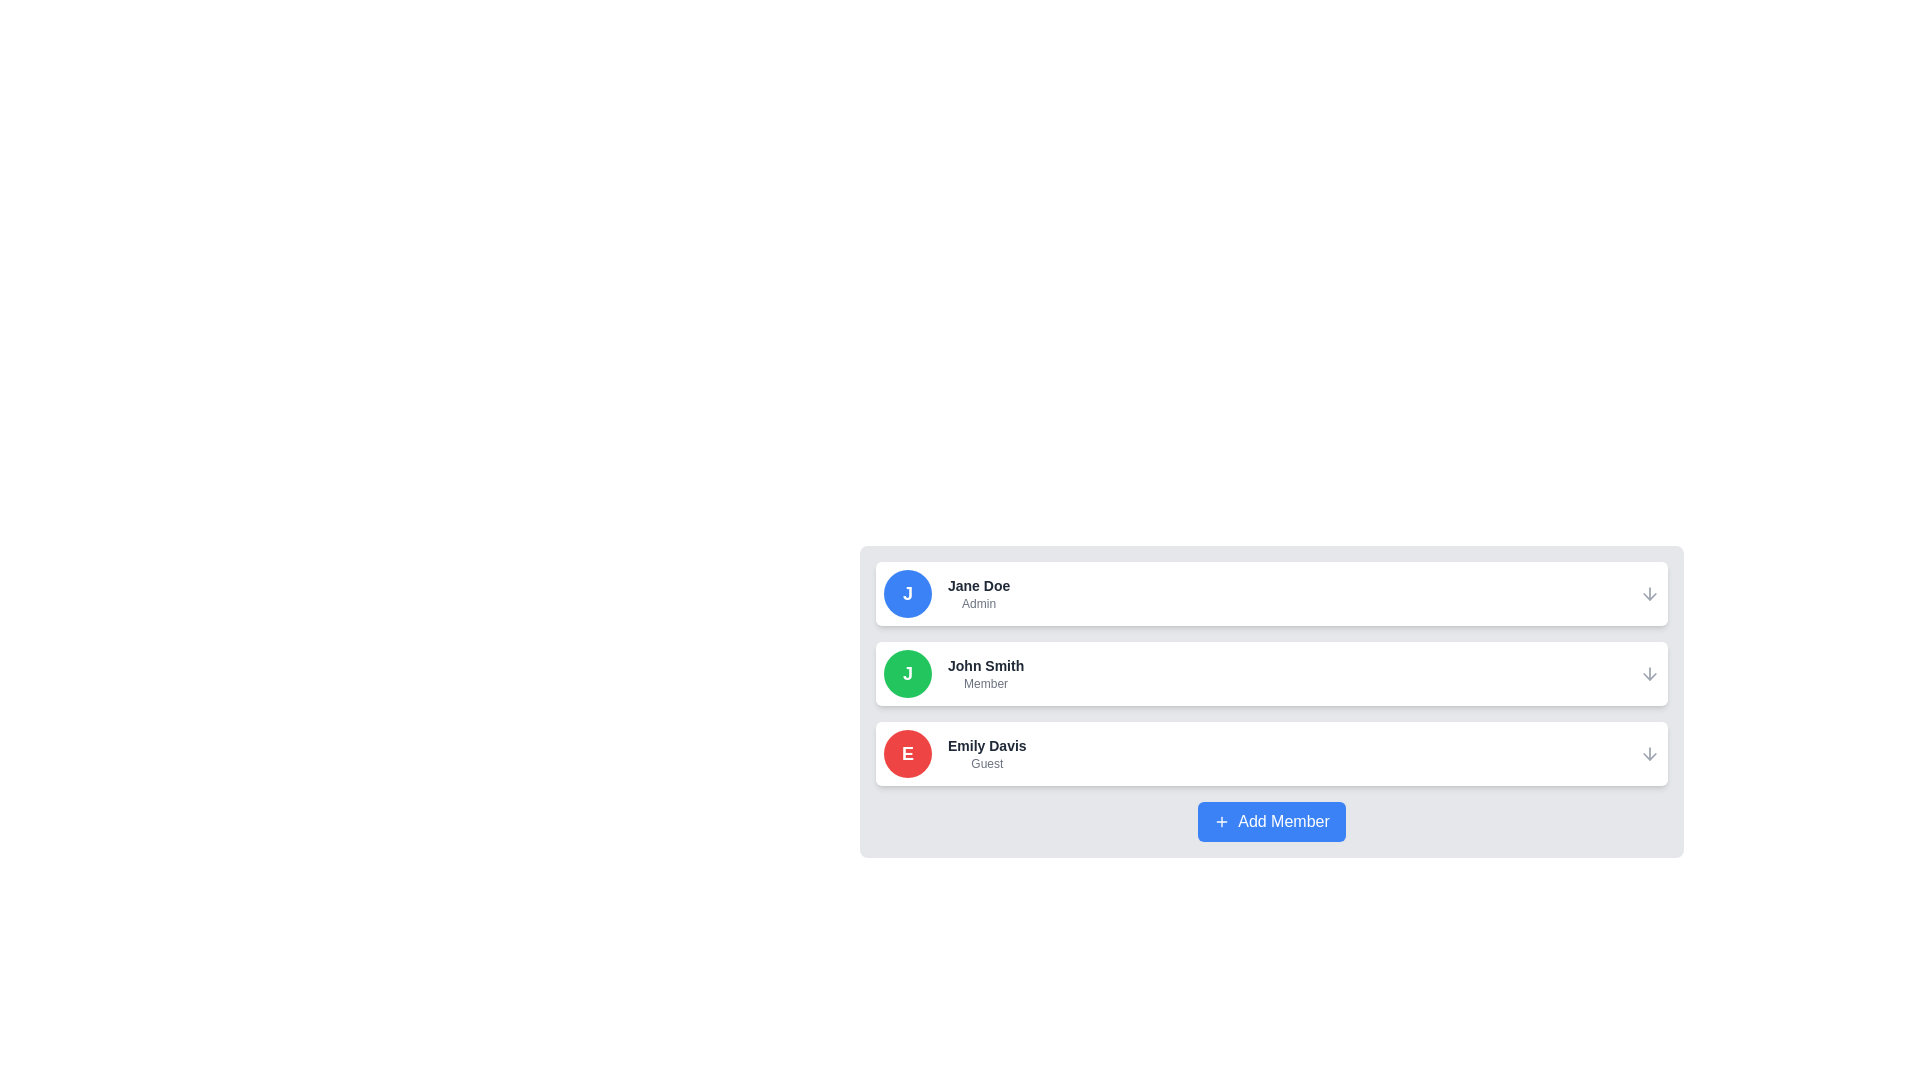  I want to click on the 'Guest' text label indicating the role of 'Emily Davis', which is located directly underneath the main 'Emily Davis' text in the third entry of the list, so click(987, 763).